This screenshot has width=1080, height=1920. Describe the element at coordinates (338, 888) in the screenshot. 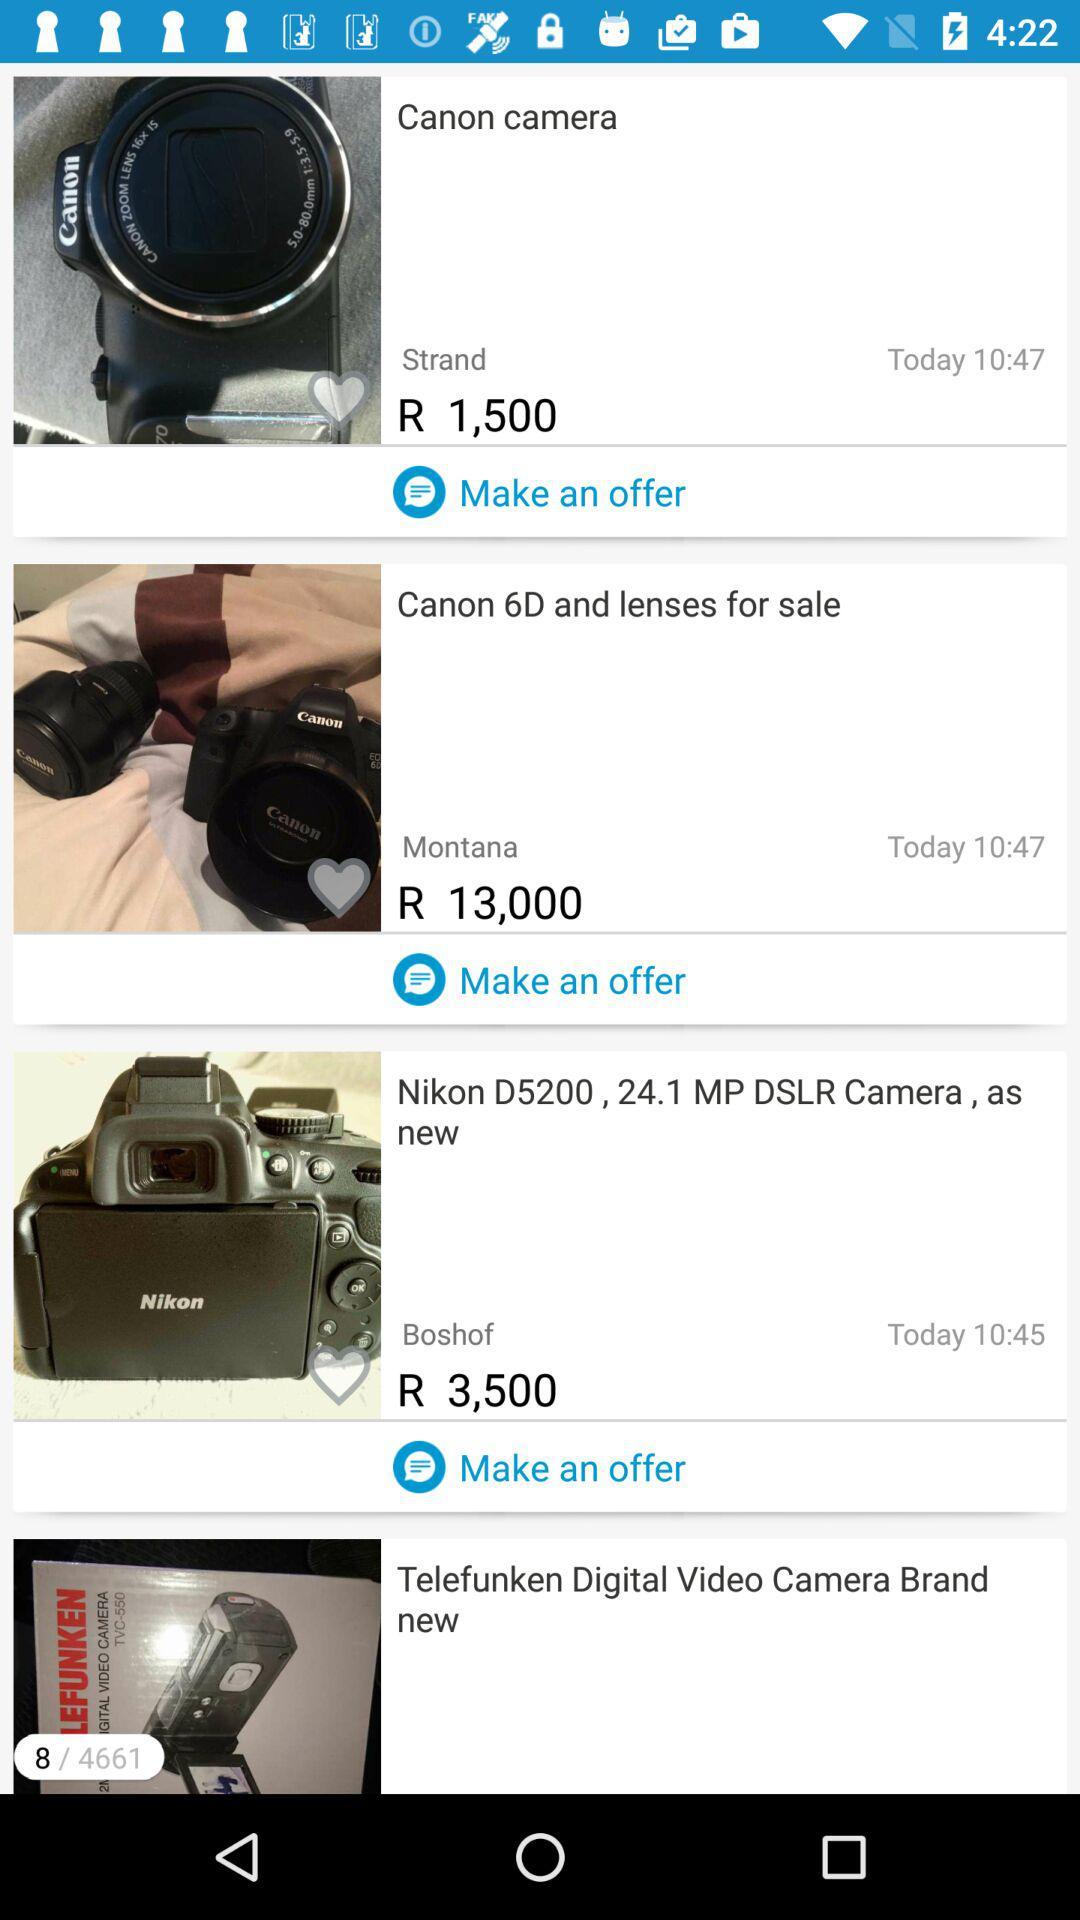

I see `to favorites` at that location.